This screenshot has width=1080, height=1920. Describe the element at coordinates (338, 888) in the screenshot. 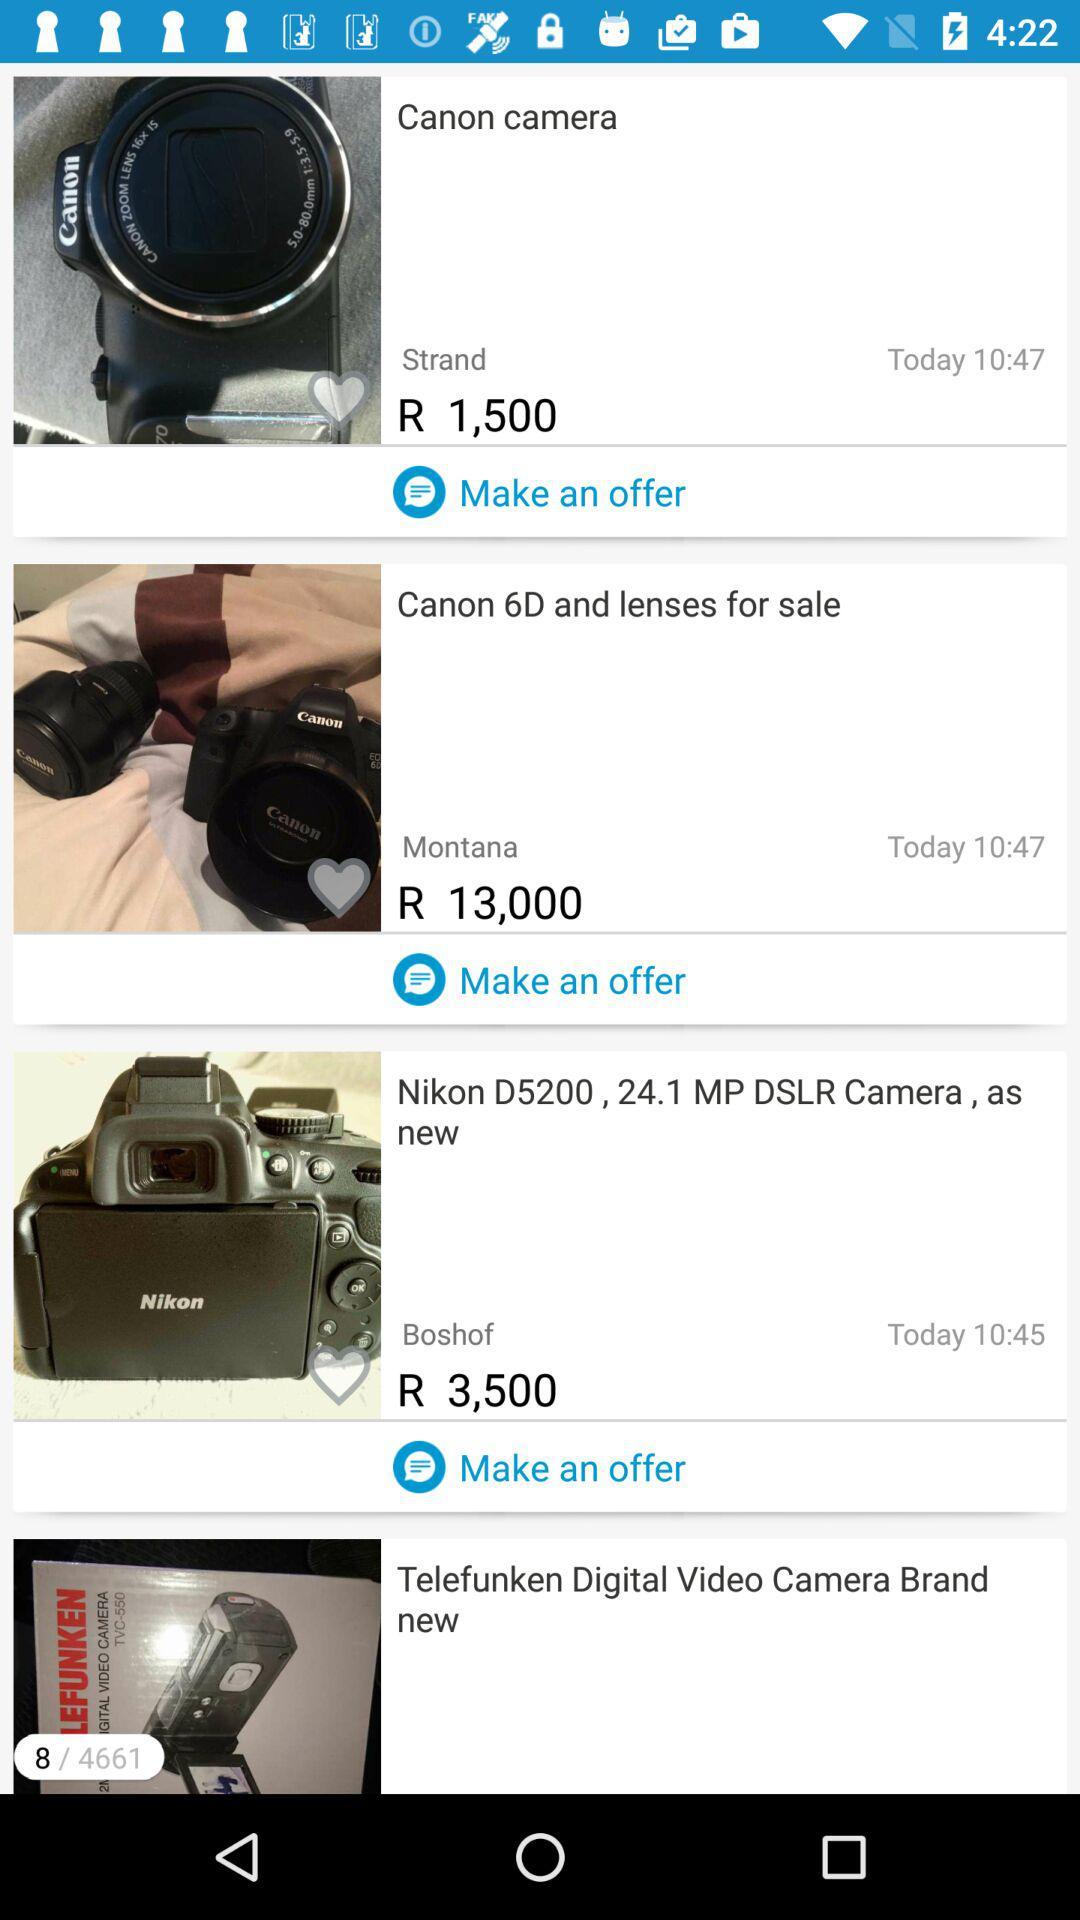

I see `to favorites` at that location.